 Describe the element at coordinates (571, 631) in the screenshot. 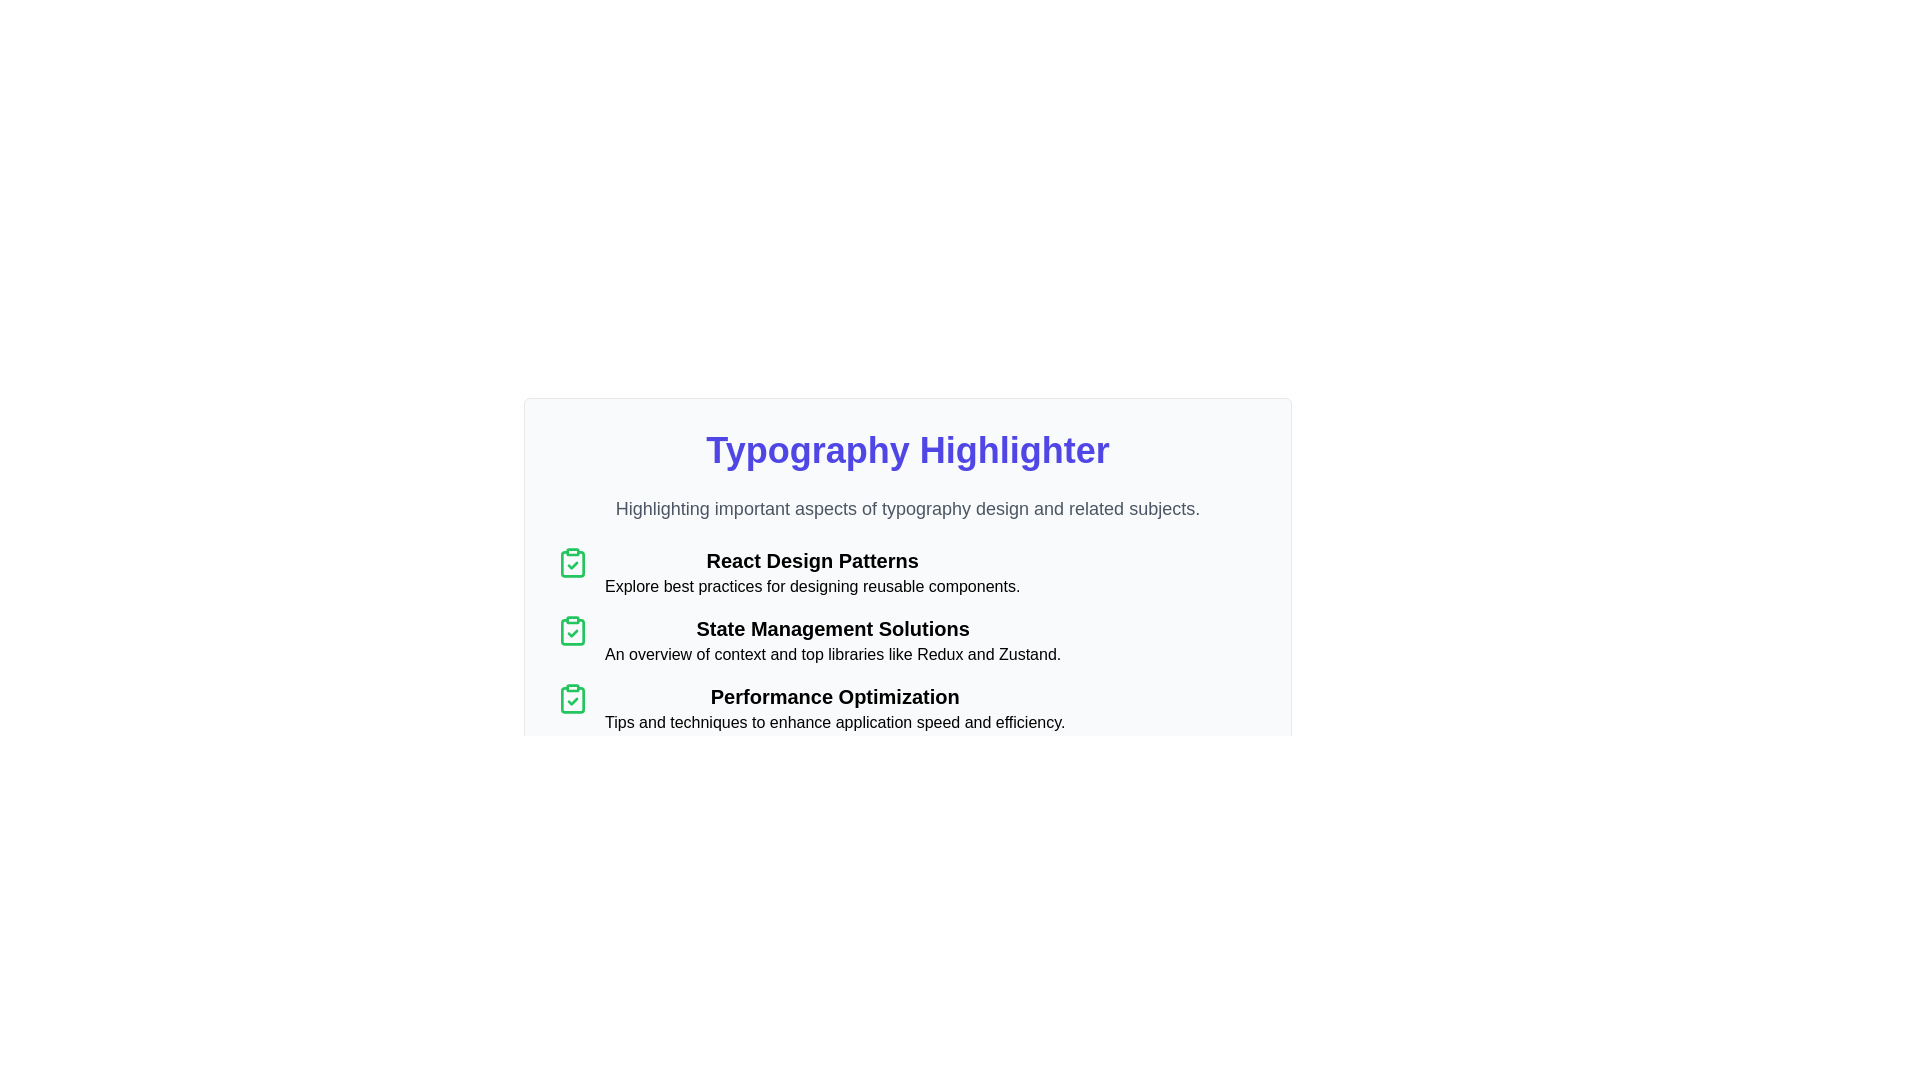

I see `the small green clipboard icon with a checkmark, which signifies a completed state, located to the left of the 'State Management Solutions' section` at that location.